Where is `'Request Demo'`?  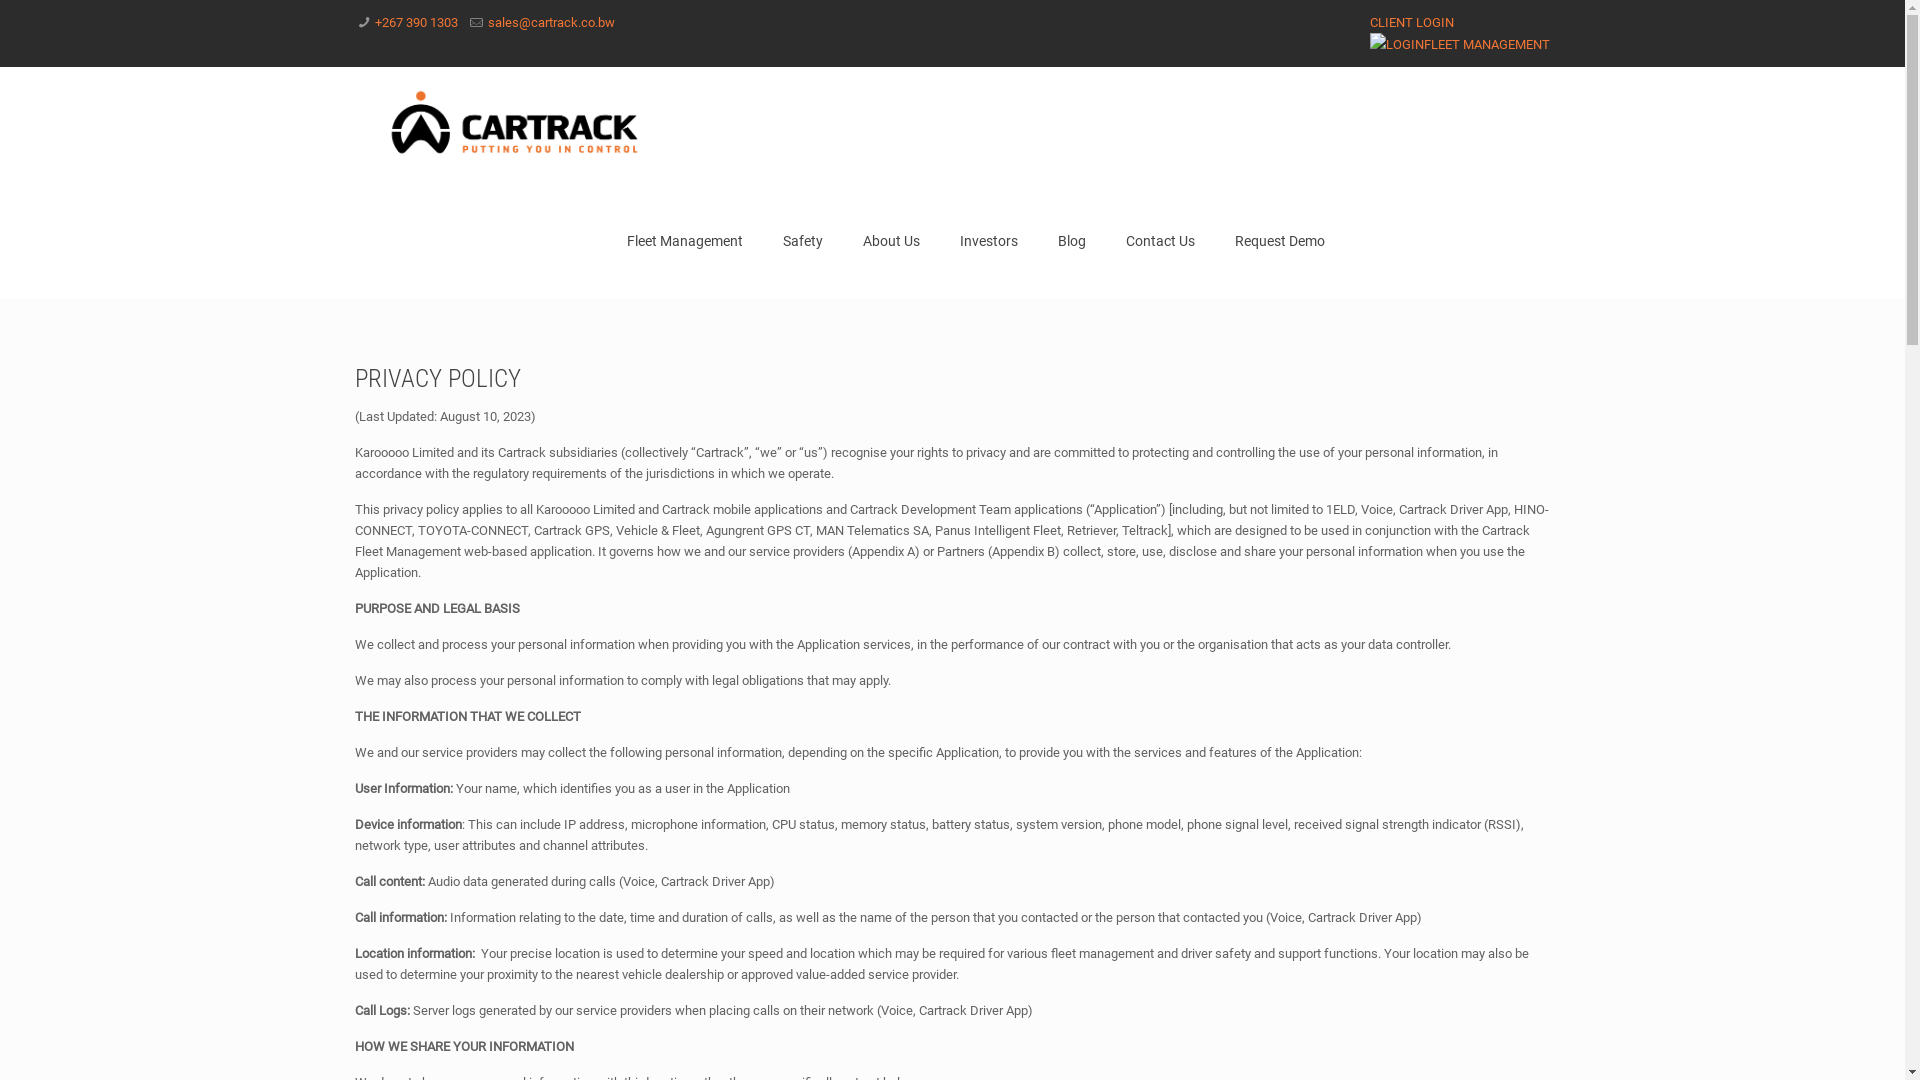
'Request Demo' is located at coordinates (1280, 239).